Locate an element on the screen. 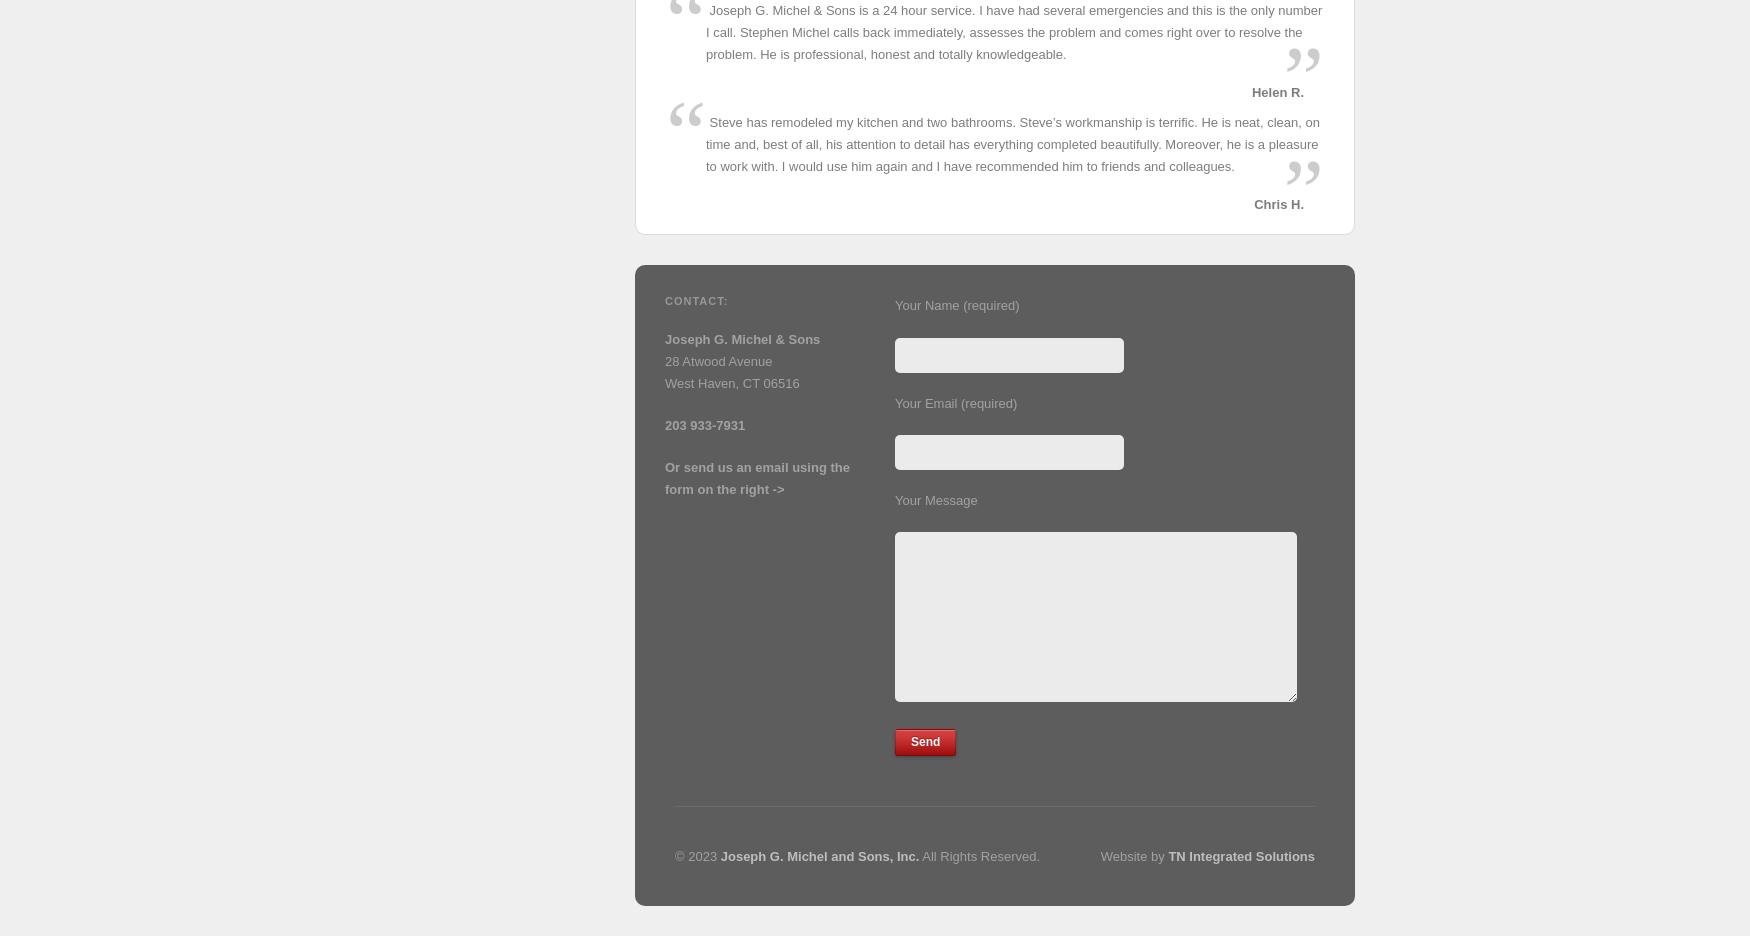 The width and height of the screenshot is (1750, 936). 'Your Name (required)' is located at coordinates (893, 305).